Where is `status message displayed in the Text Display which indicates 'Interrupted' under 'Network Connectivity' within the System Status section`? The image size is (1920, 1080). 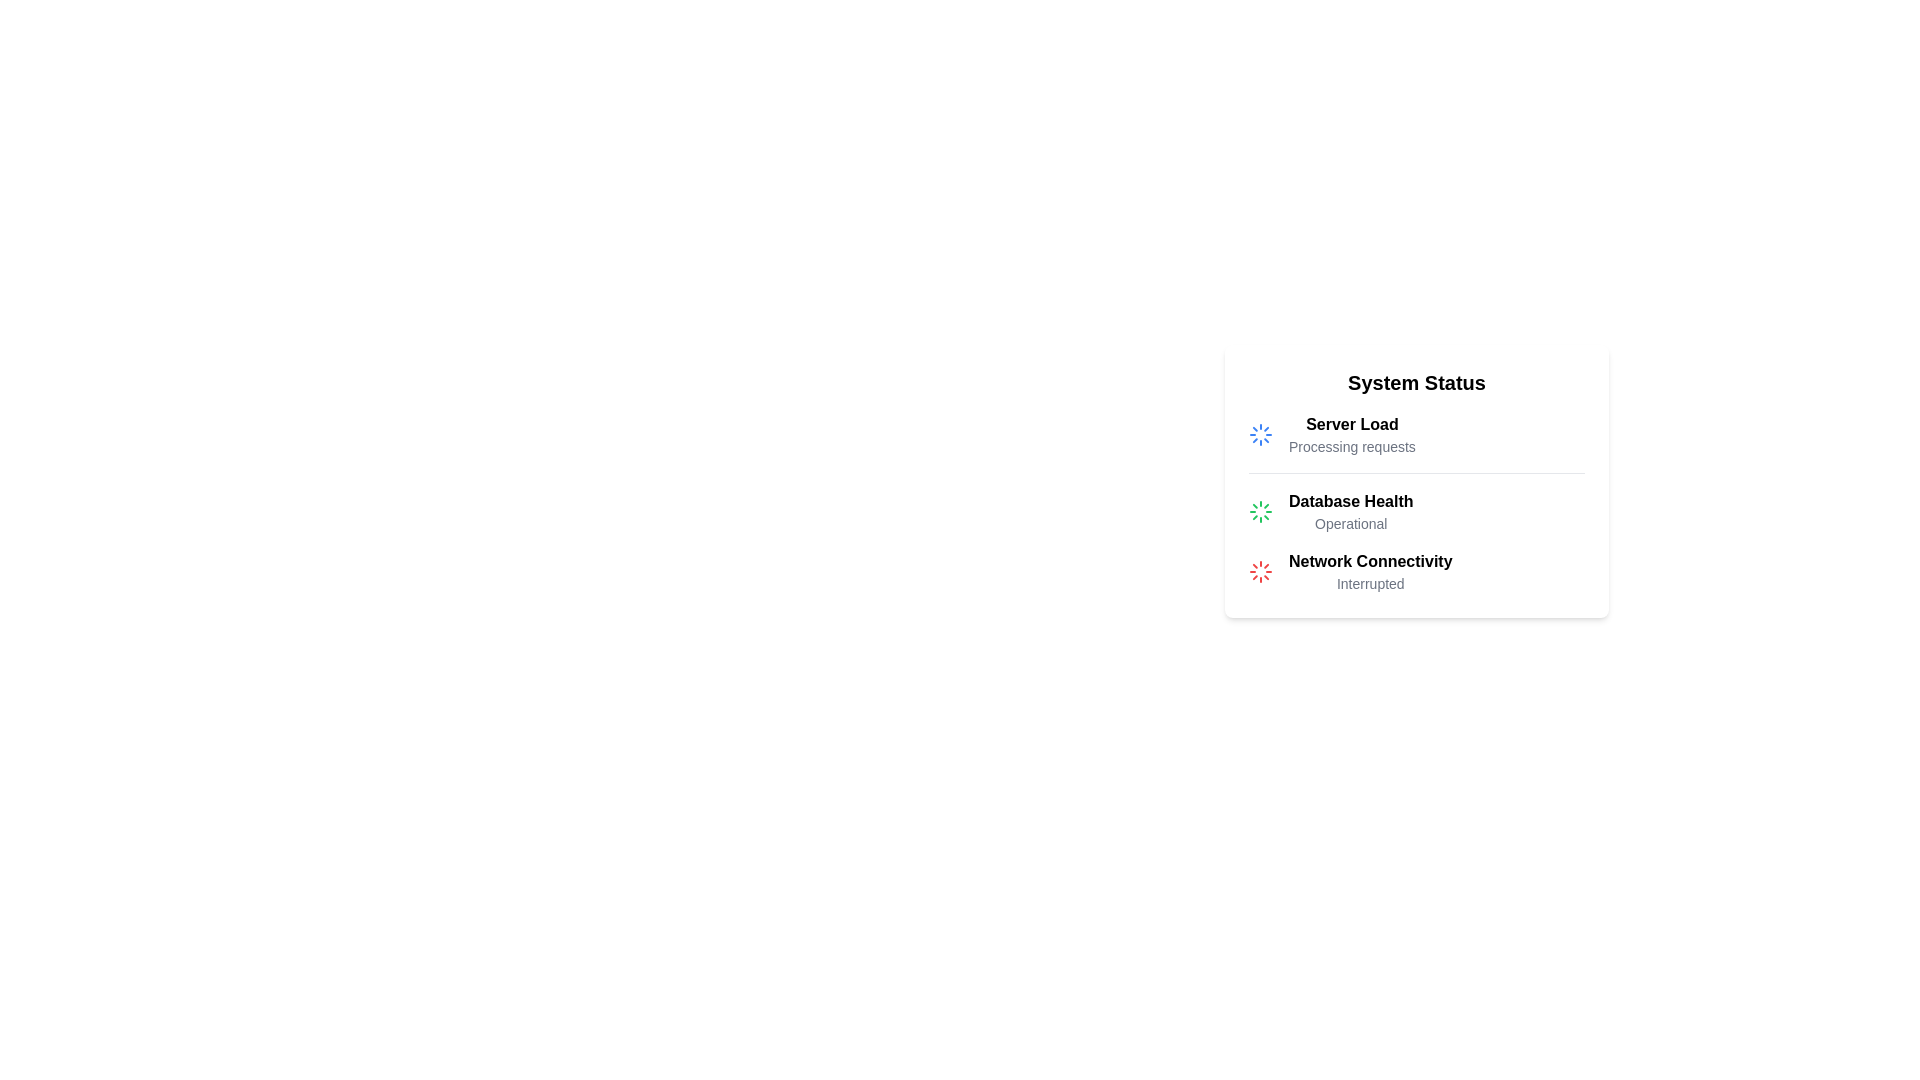 status message displayed in the Text Display which indicates 'Interrupted' under 'Network Connectivity' within the System Status section is located at coordinates (1369, 571).